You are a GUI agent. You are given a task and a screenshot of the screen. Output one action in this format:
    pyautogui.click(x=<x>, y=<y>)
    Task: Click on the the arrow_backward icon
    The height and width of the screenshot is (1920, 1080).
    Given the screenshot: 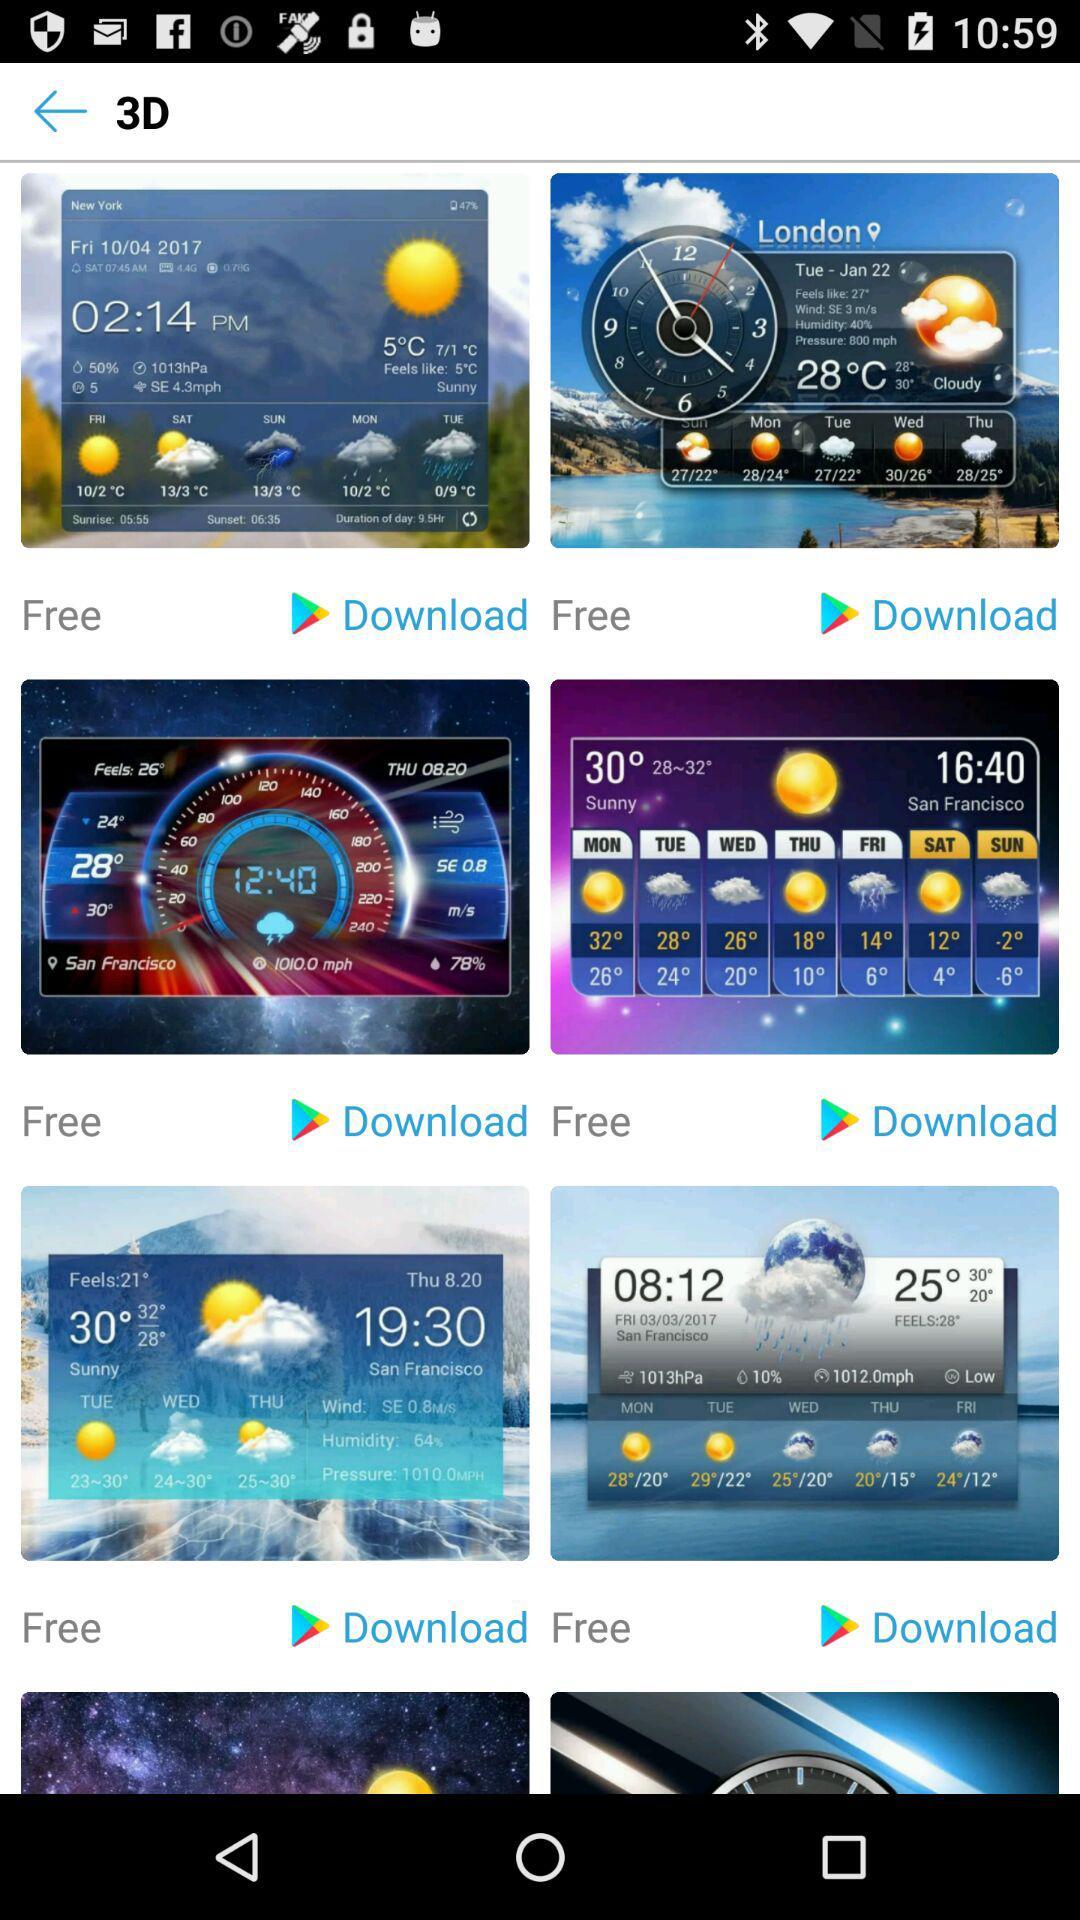 What is the action you would take?
    pyautogui.click(x=59, y=118)
    